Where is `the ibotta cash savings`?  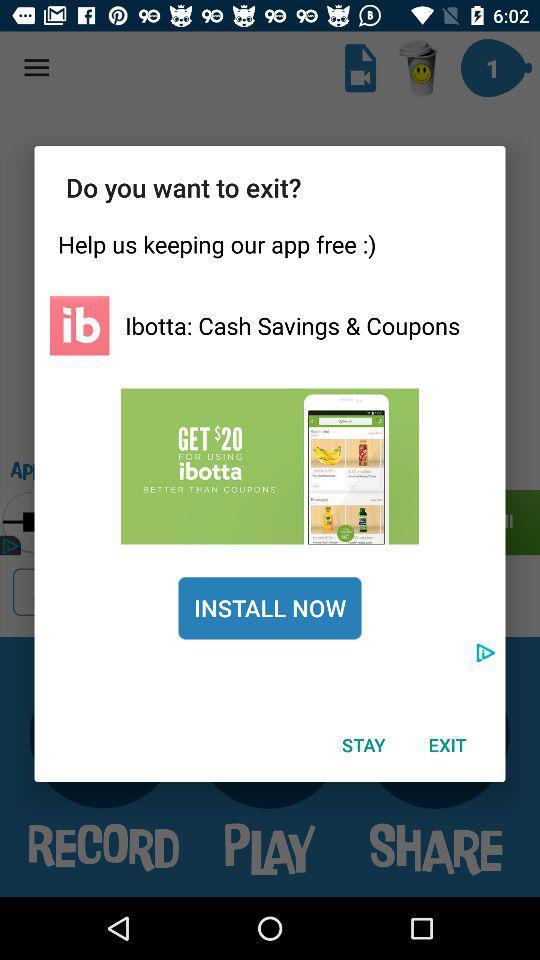 the ibotta cash savings is located at coordinates (291, 325).